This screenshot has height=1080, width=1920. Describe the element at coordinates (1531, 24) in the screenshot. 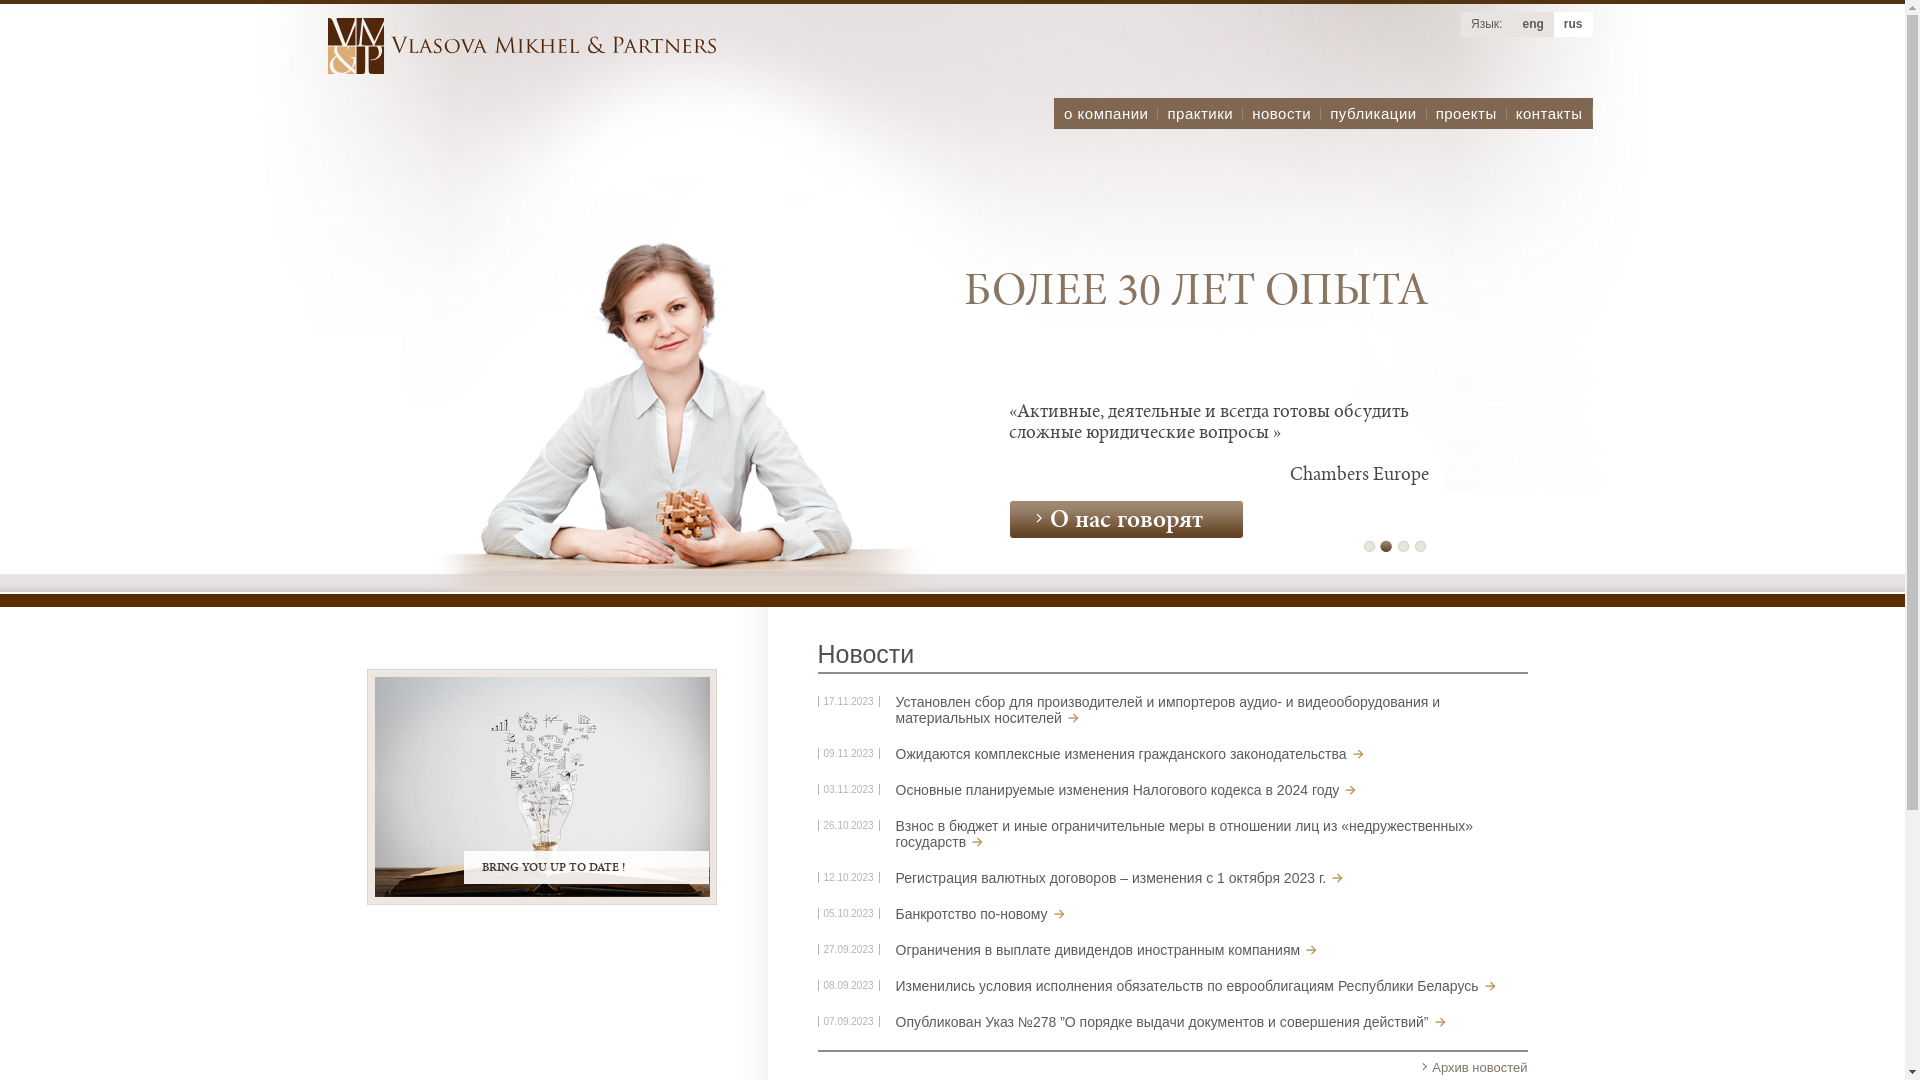

I see `'eng'` at that location.